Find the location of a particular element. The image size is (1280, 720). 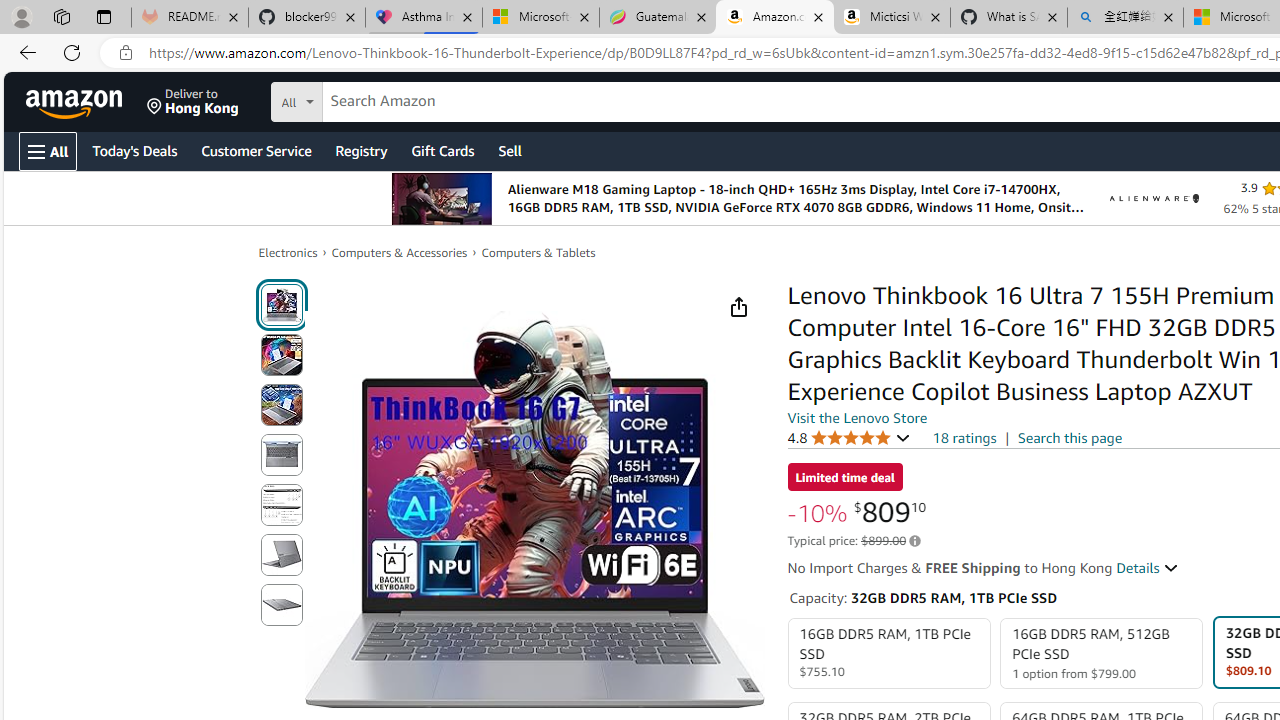

'Details ' is located at coordinates (1148, 568).